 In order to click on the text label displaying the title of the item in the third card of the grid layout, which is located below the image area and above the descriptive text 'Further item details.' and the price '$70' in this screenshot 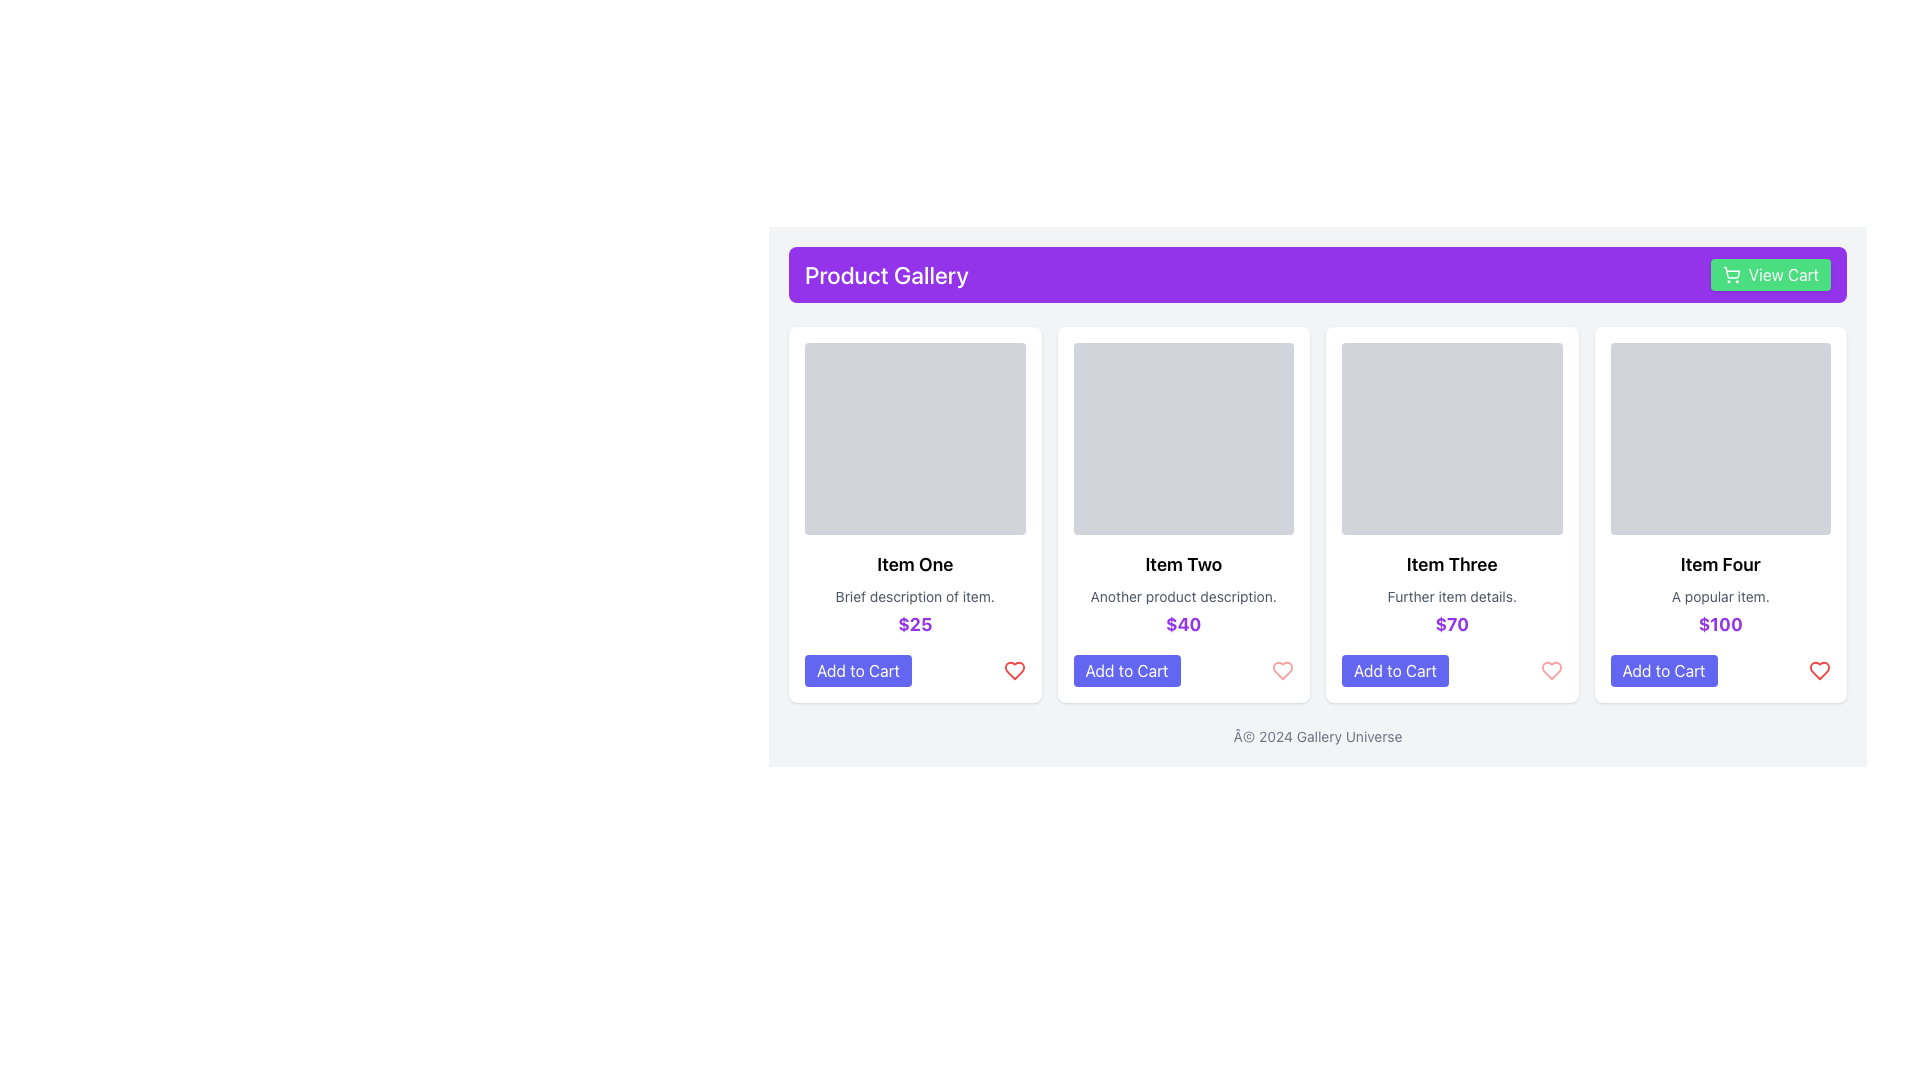, I will do `click(1452, 564)`.